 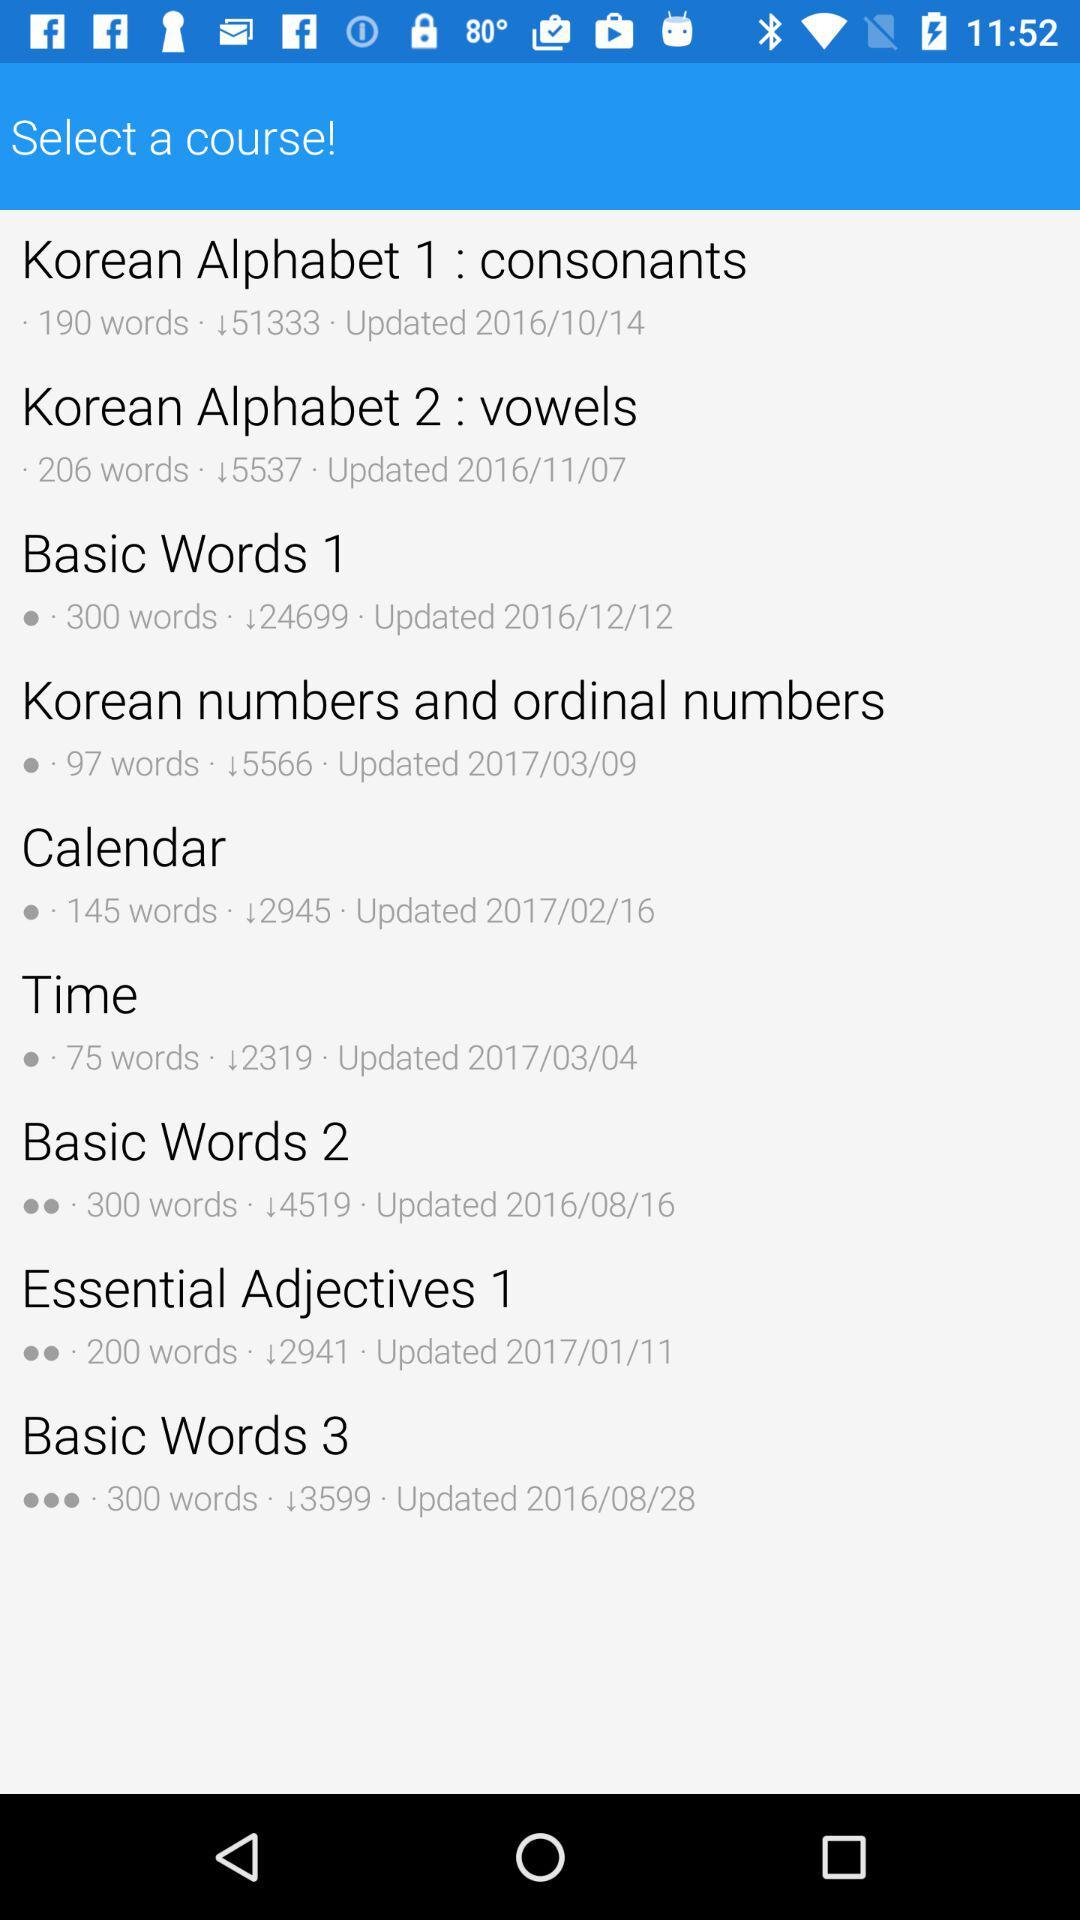 What do you see at coordinates (540, 1312) in the screenshot?
I see `essential adjectives 1 button` at bounding box center [540, 1312].